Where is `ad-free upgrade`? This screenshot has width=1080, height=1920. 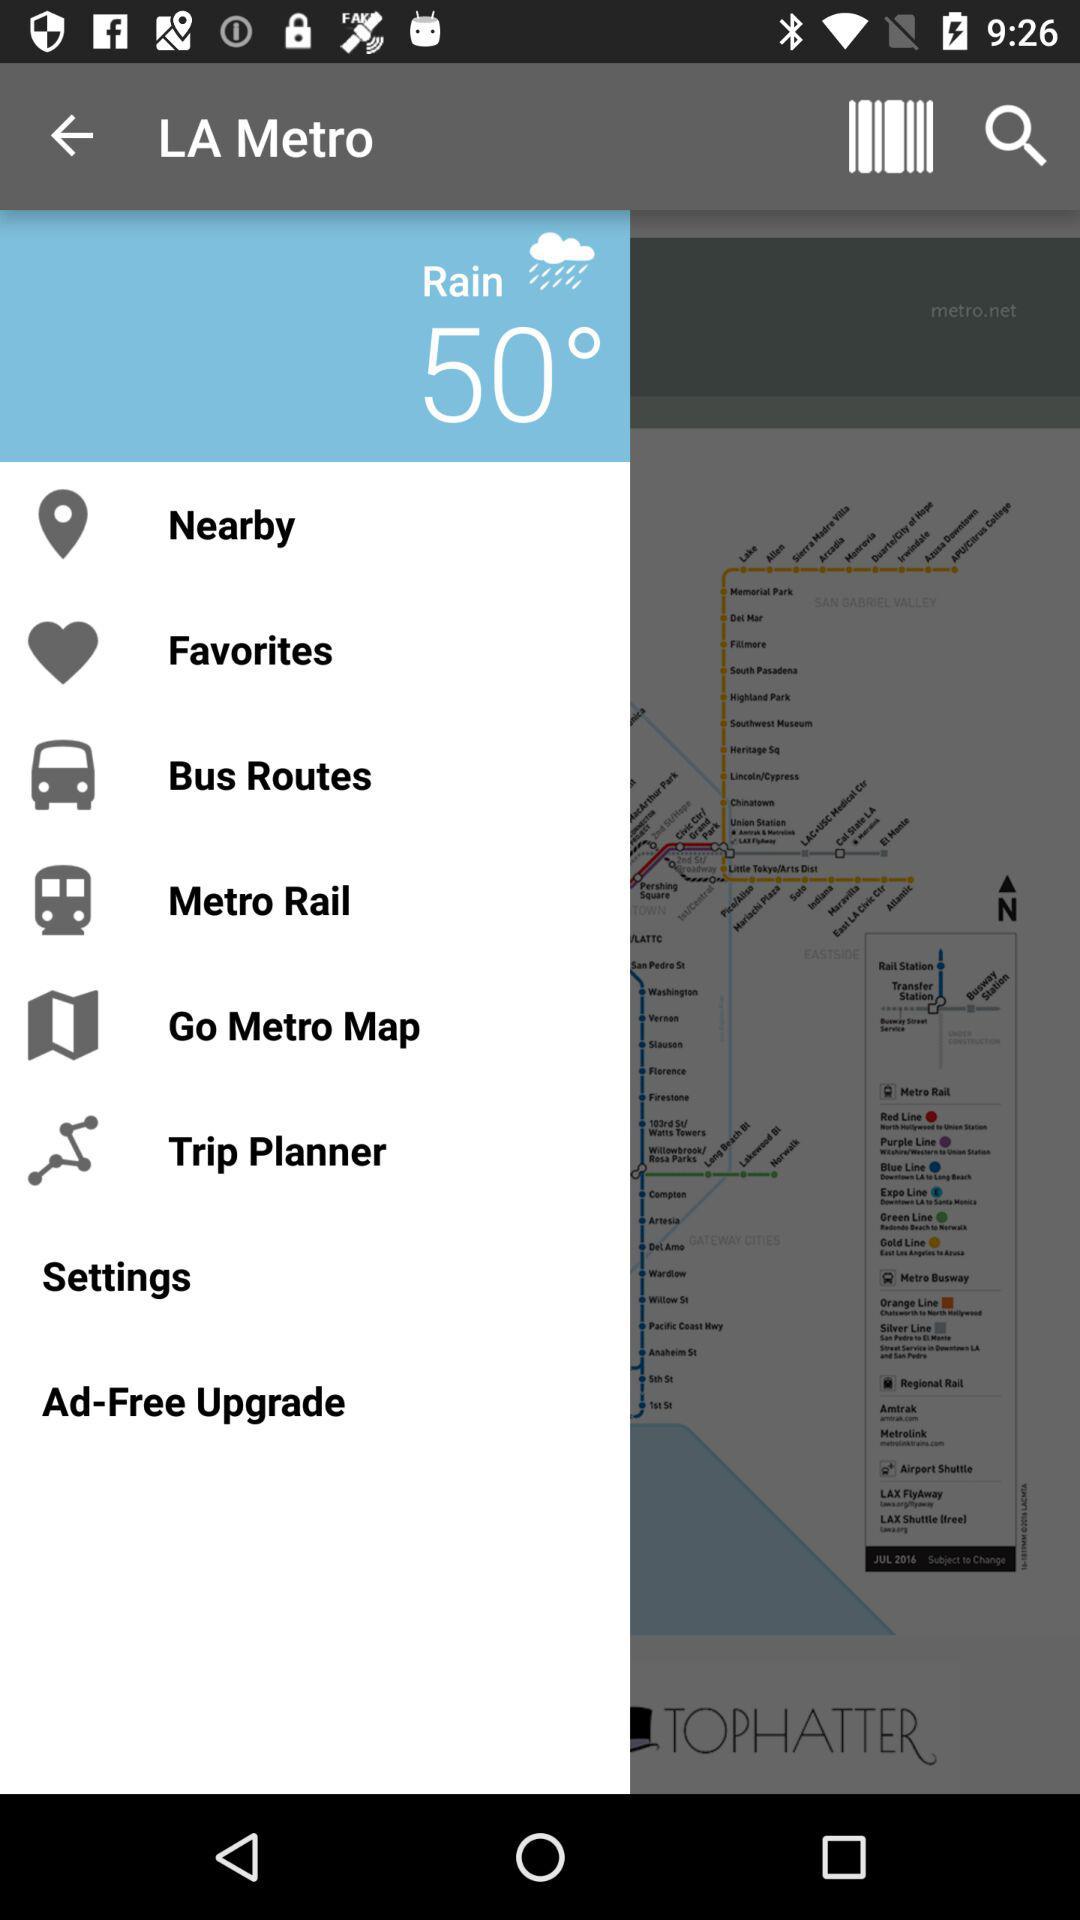 ad-free upgrade is located at coordinates (315, 1399).